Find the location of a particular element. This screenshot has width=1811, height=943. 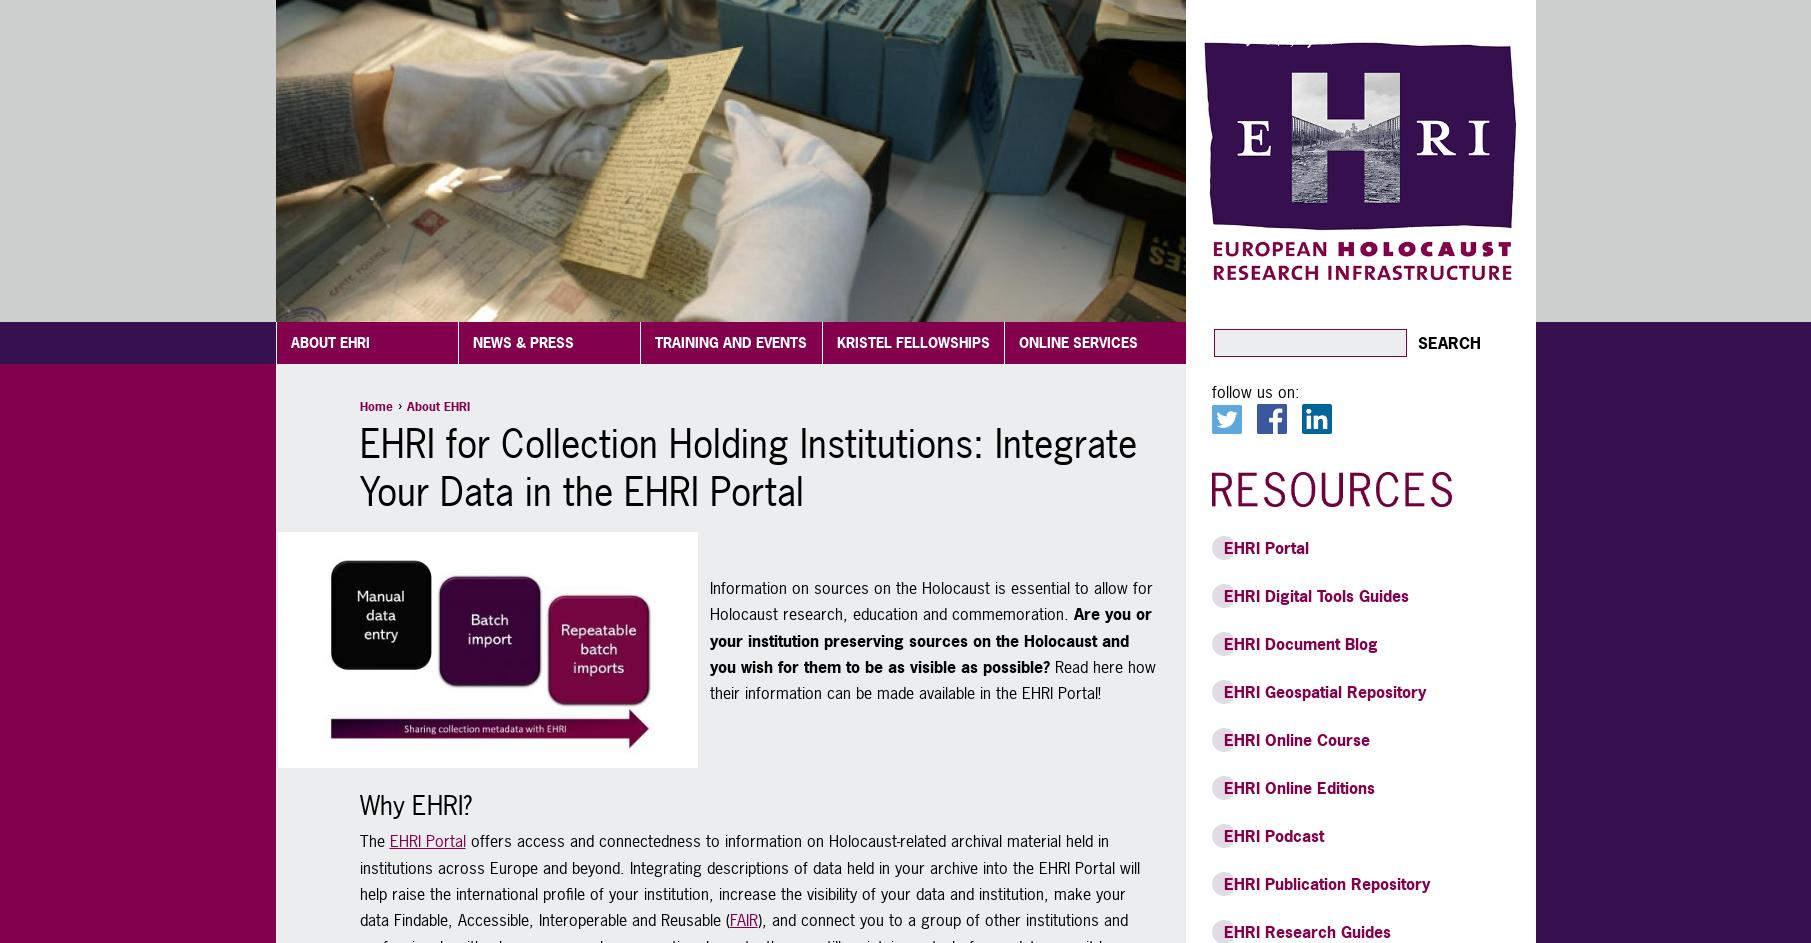

'Are you or your institution preserving sources on the Holocaust and you wish for them to be as visible as possible?' is located at coordinates (928, 640).